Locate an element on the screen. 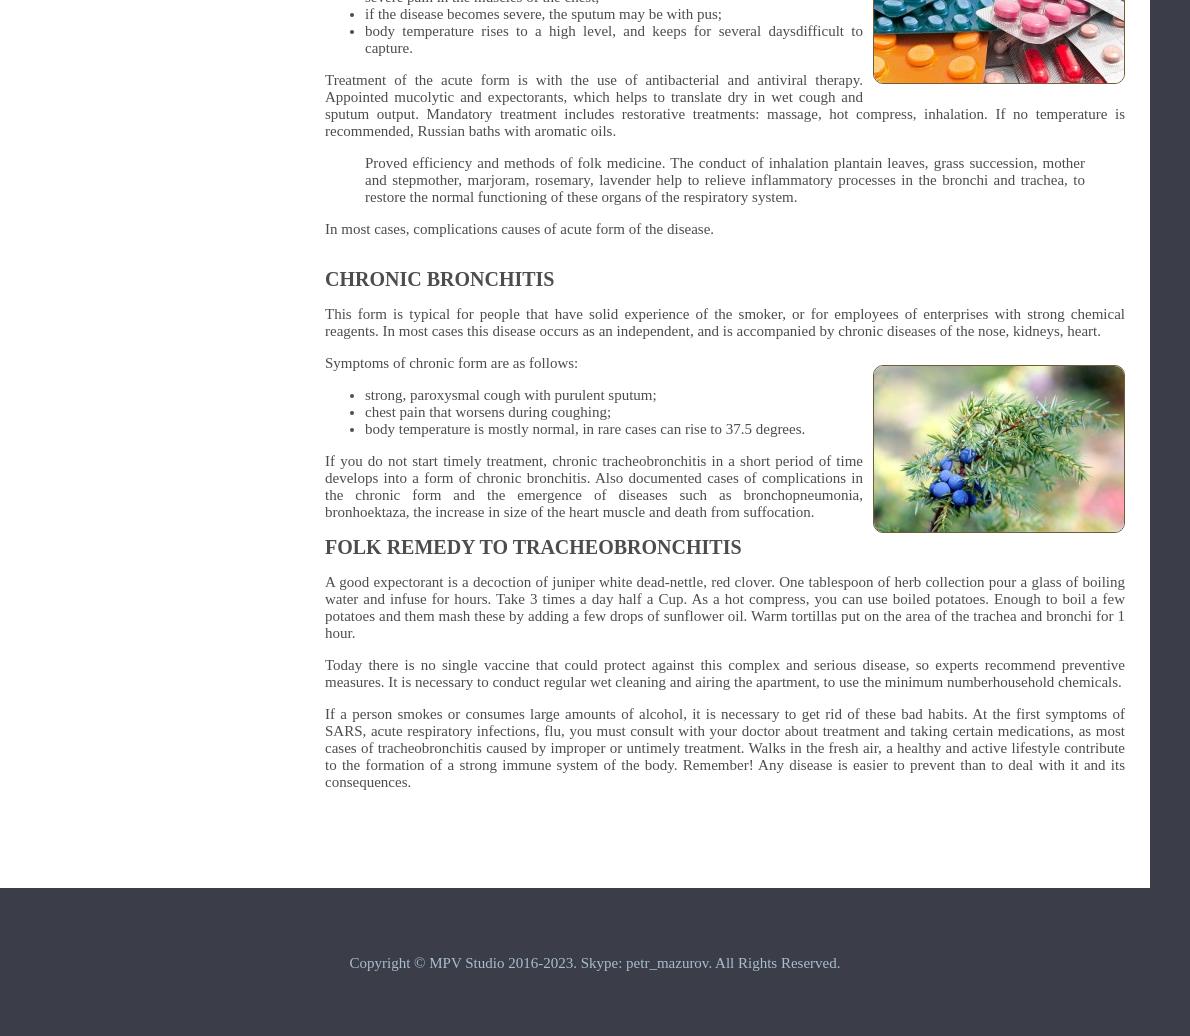  'This form is typical for people that have solid experience of the smoker, or for employees of enterprises with strong chemical reagents. In most cases this disease occurs as an independent, and is accompanied by chronic diseases of the nose, kidneys, heart.' is located at coordinates (724, 322).